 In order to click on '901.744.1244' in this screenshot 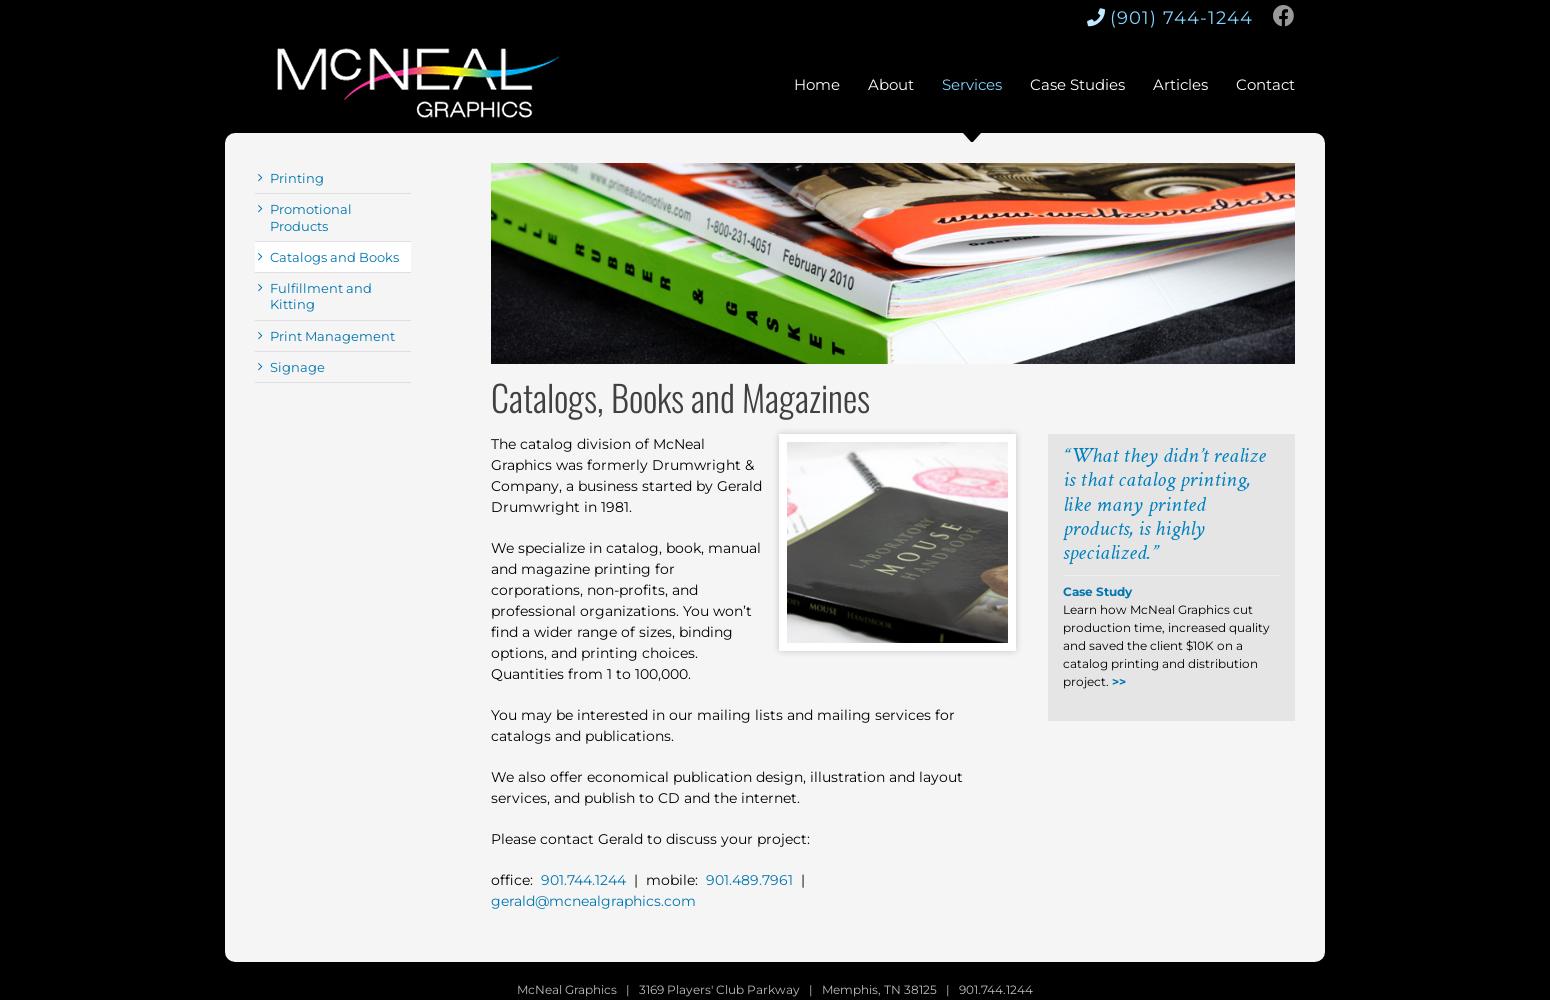, I will do `click(583, 880)`.